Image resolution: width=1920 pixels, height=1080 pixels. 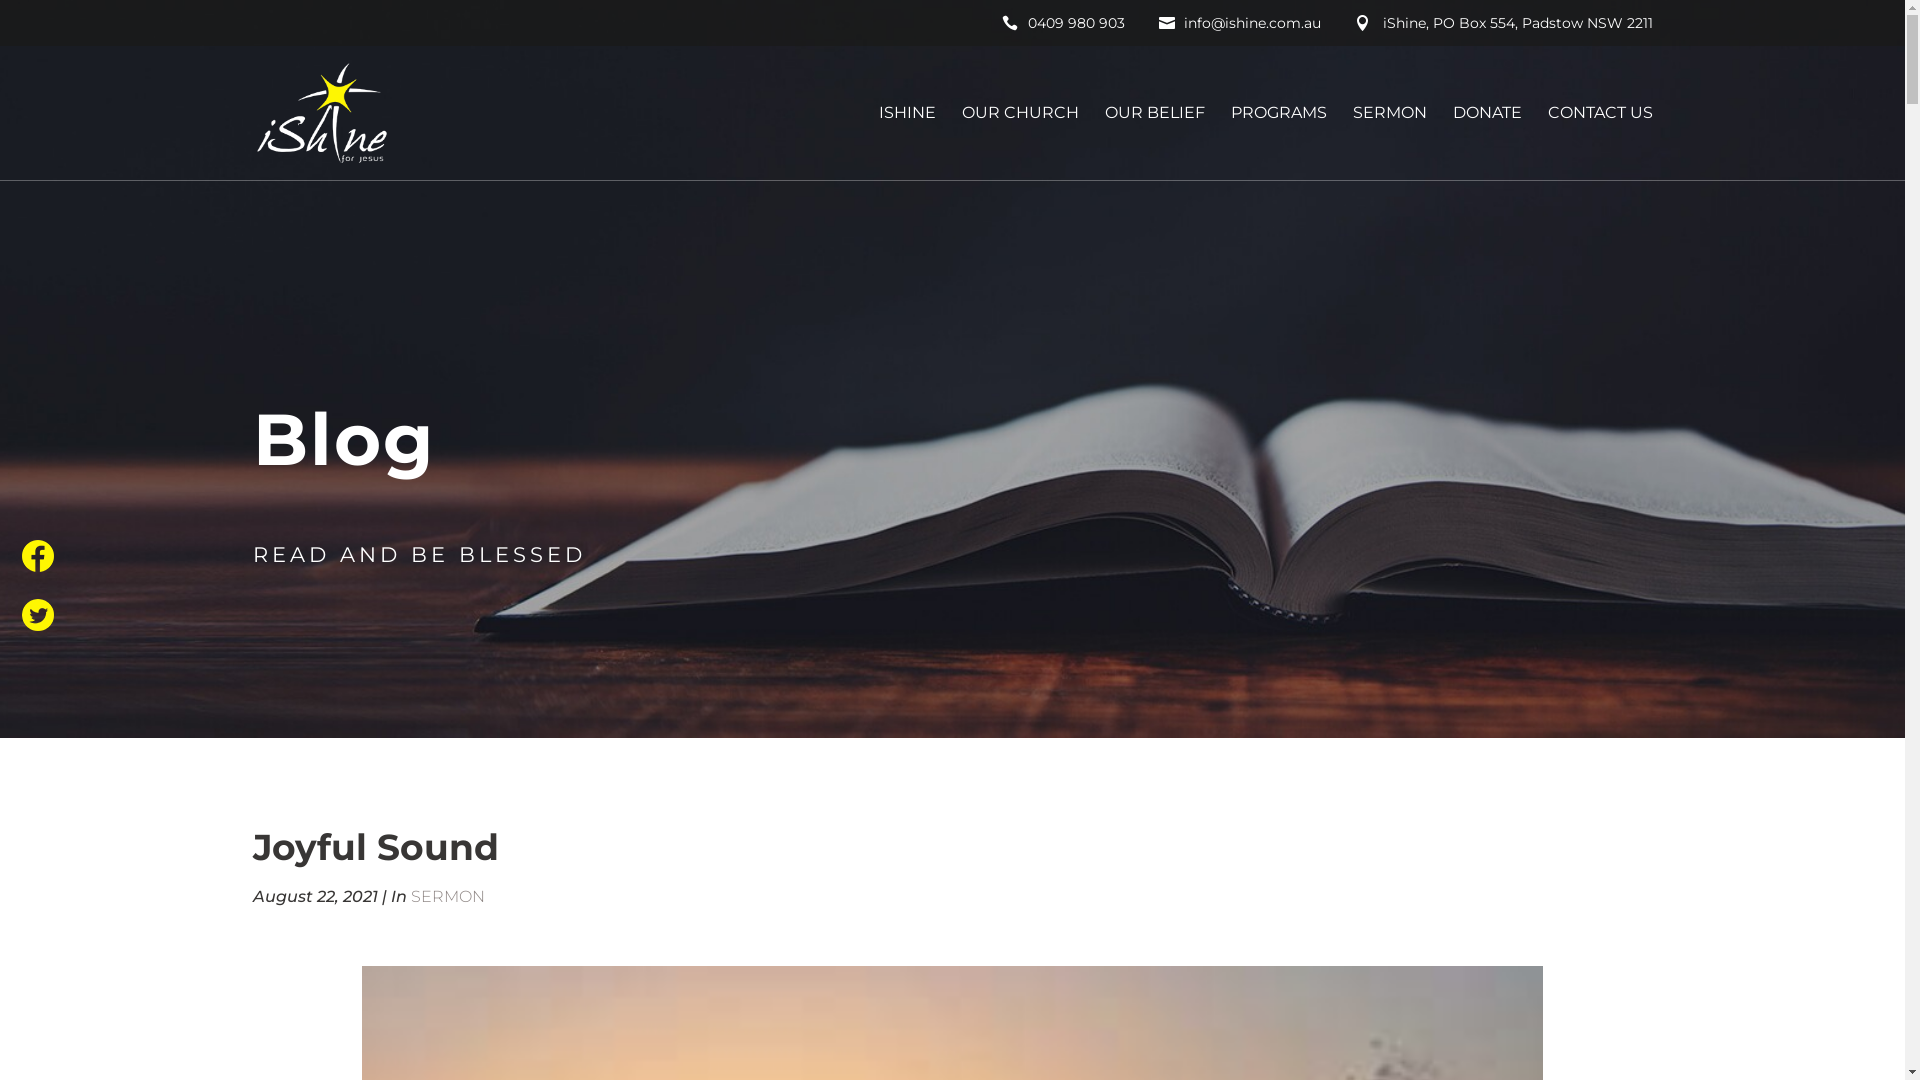 What do you see at coordinates (1237, 28) in the screenshot?
I see `'info@ishine.com.au'` at bounding box center [1237, 28].